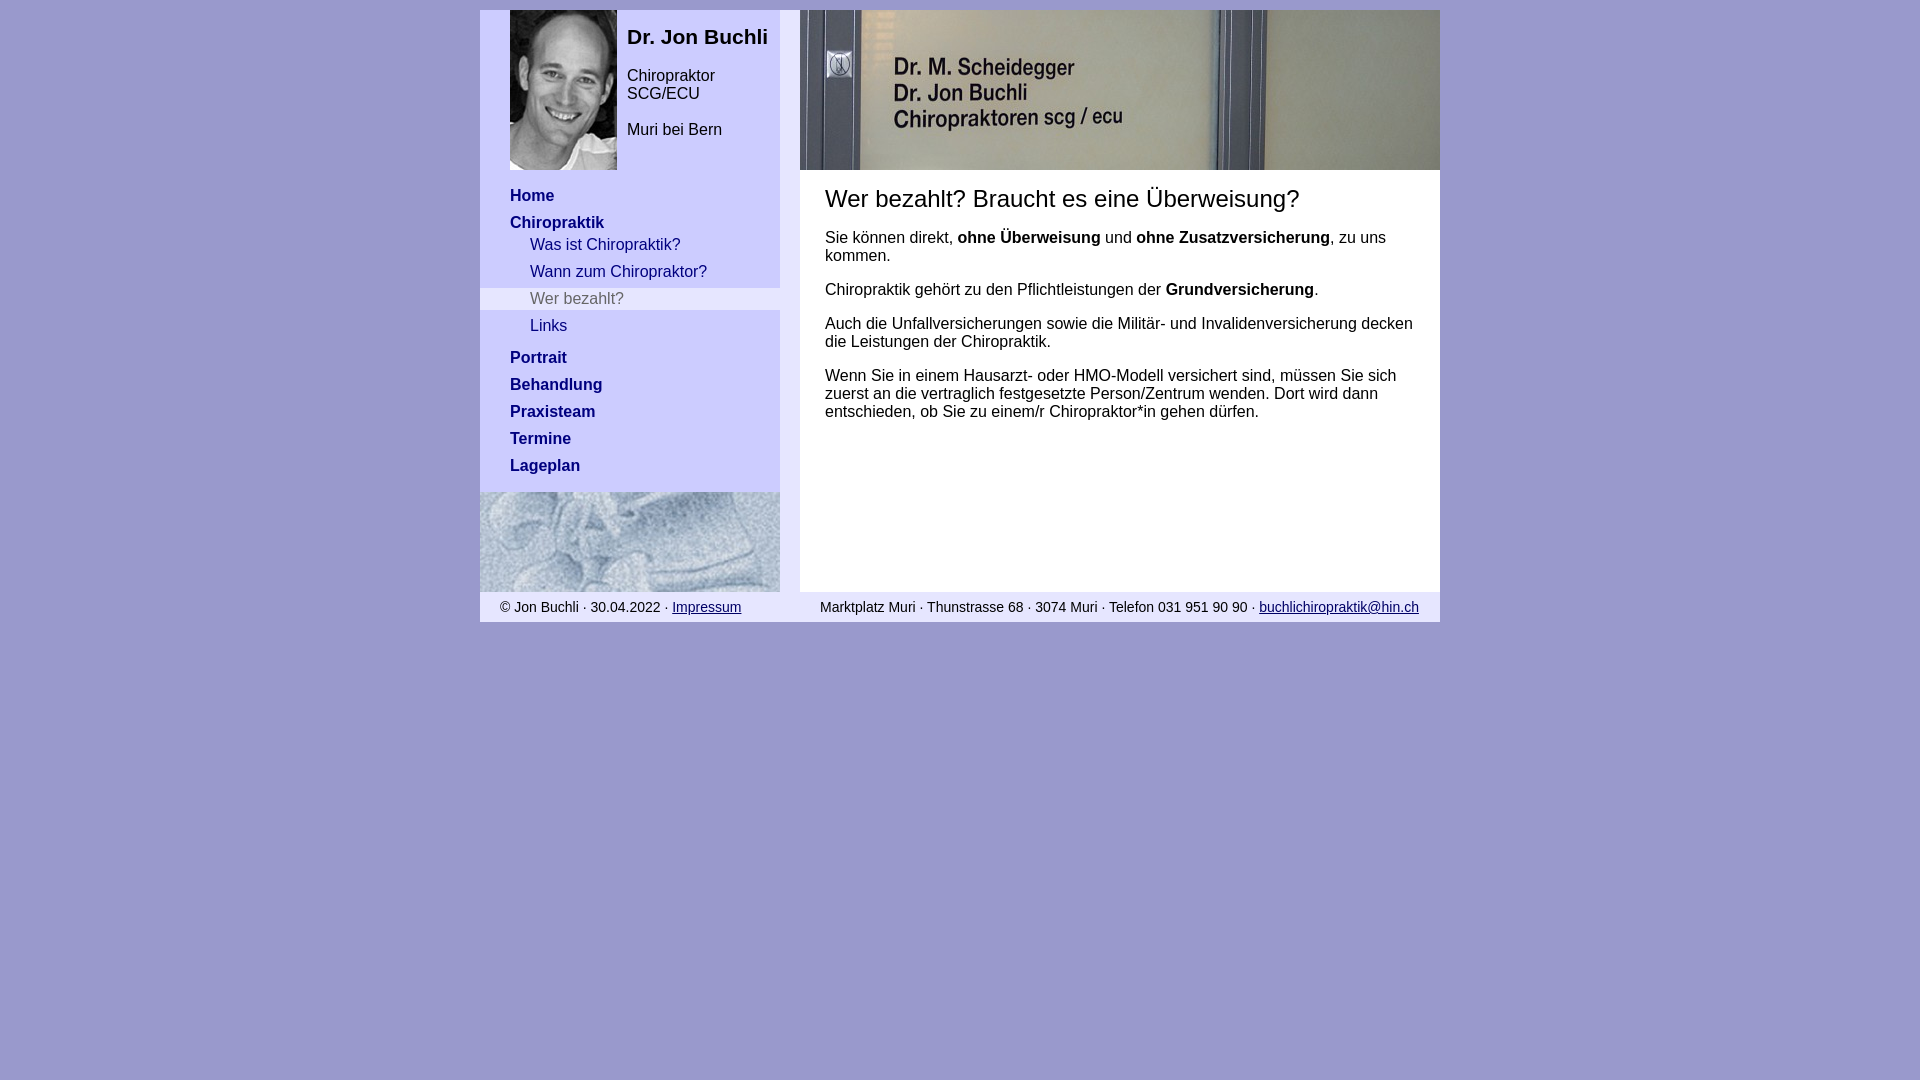 The height and width of the screenshot is (1080, 1920). Describe the element at coordinates (706, 605) in the screenshot. I see `'Impressum'` at that location.